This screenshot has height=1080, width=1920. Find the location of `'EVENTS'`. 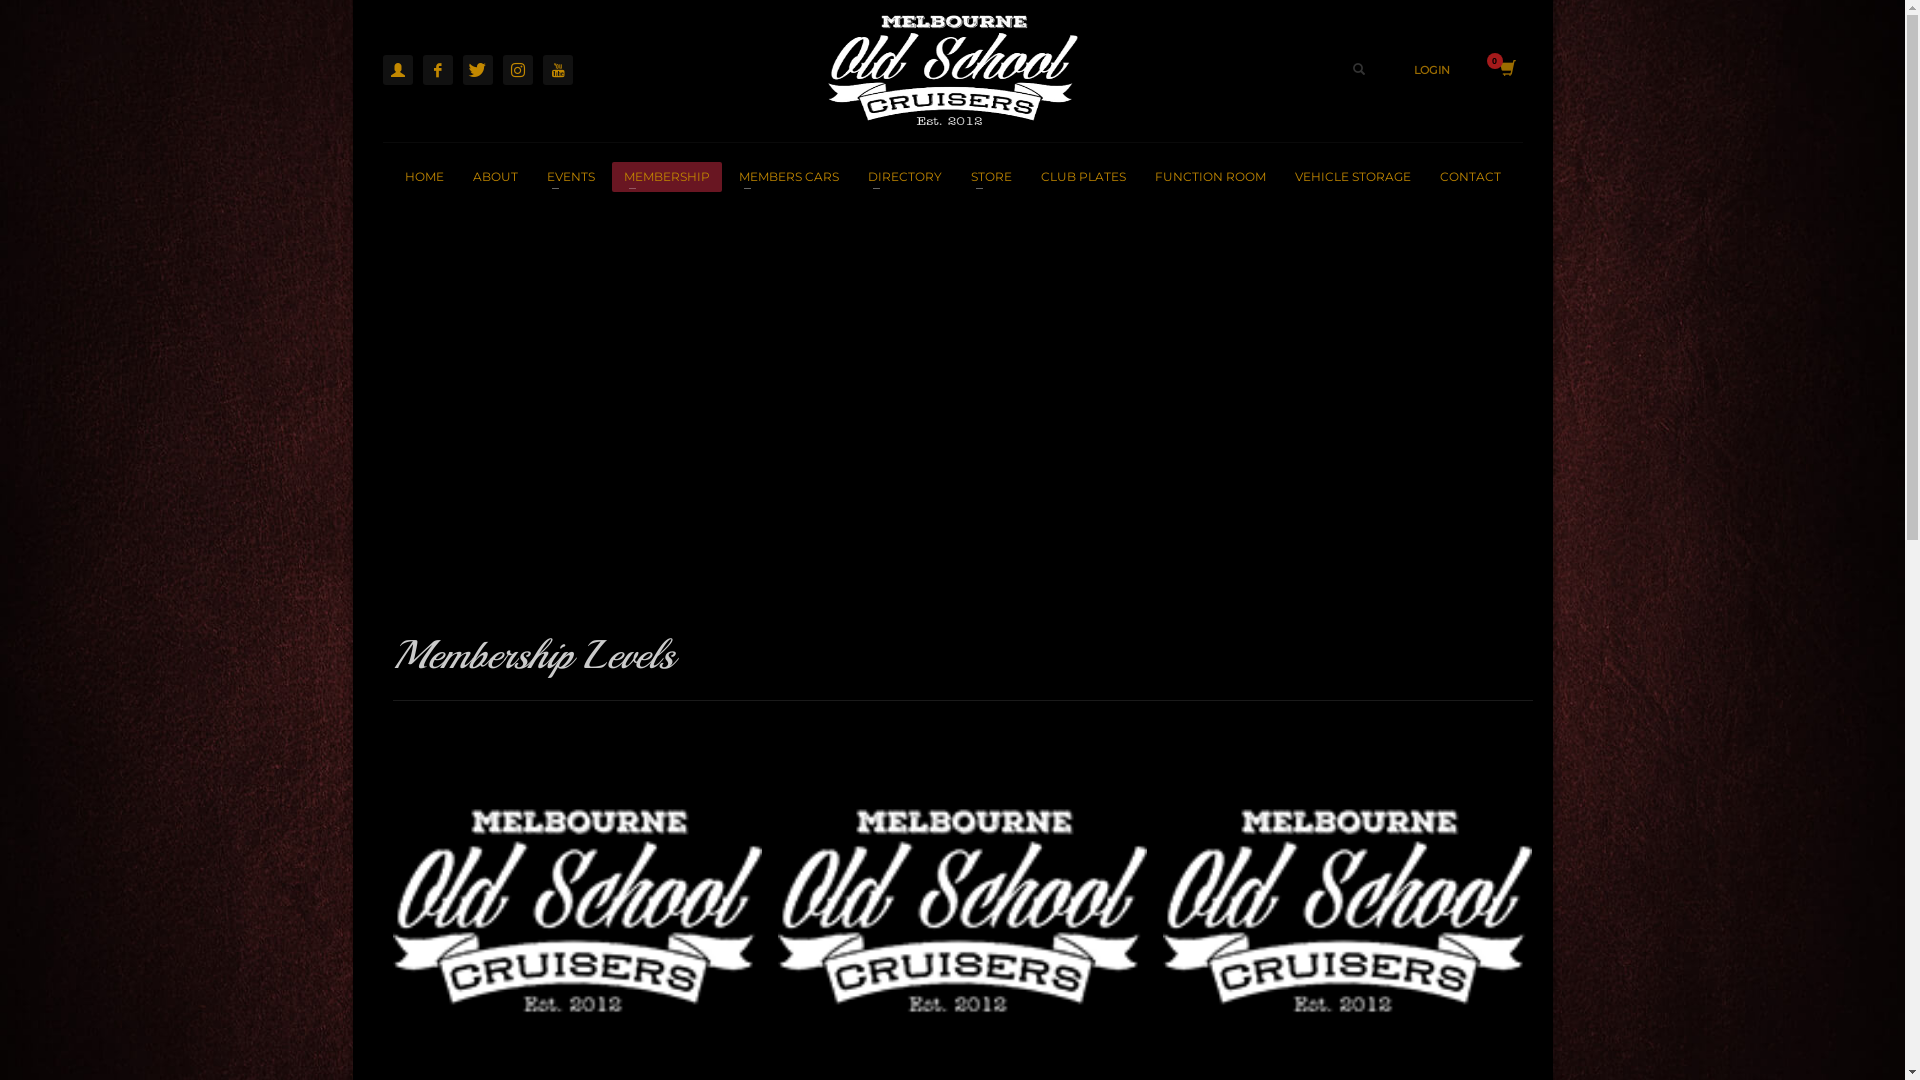

'EVENTS' is located at coordinates (569, 175).